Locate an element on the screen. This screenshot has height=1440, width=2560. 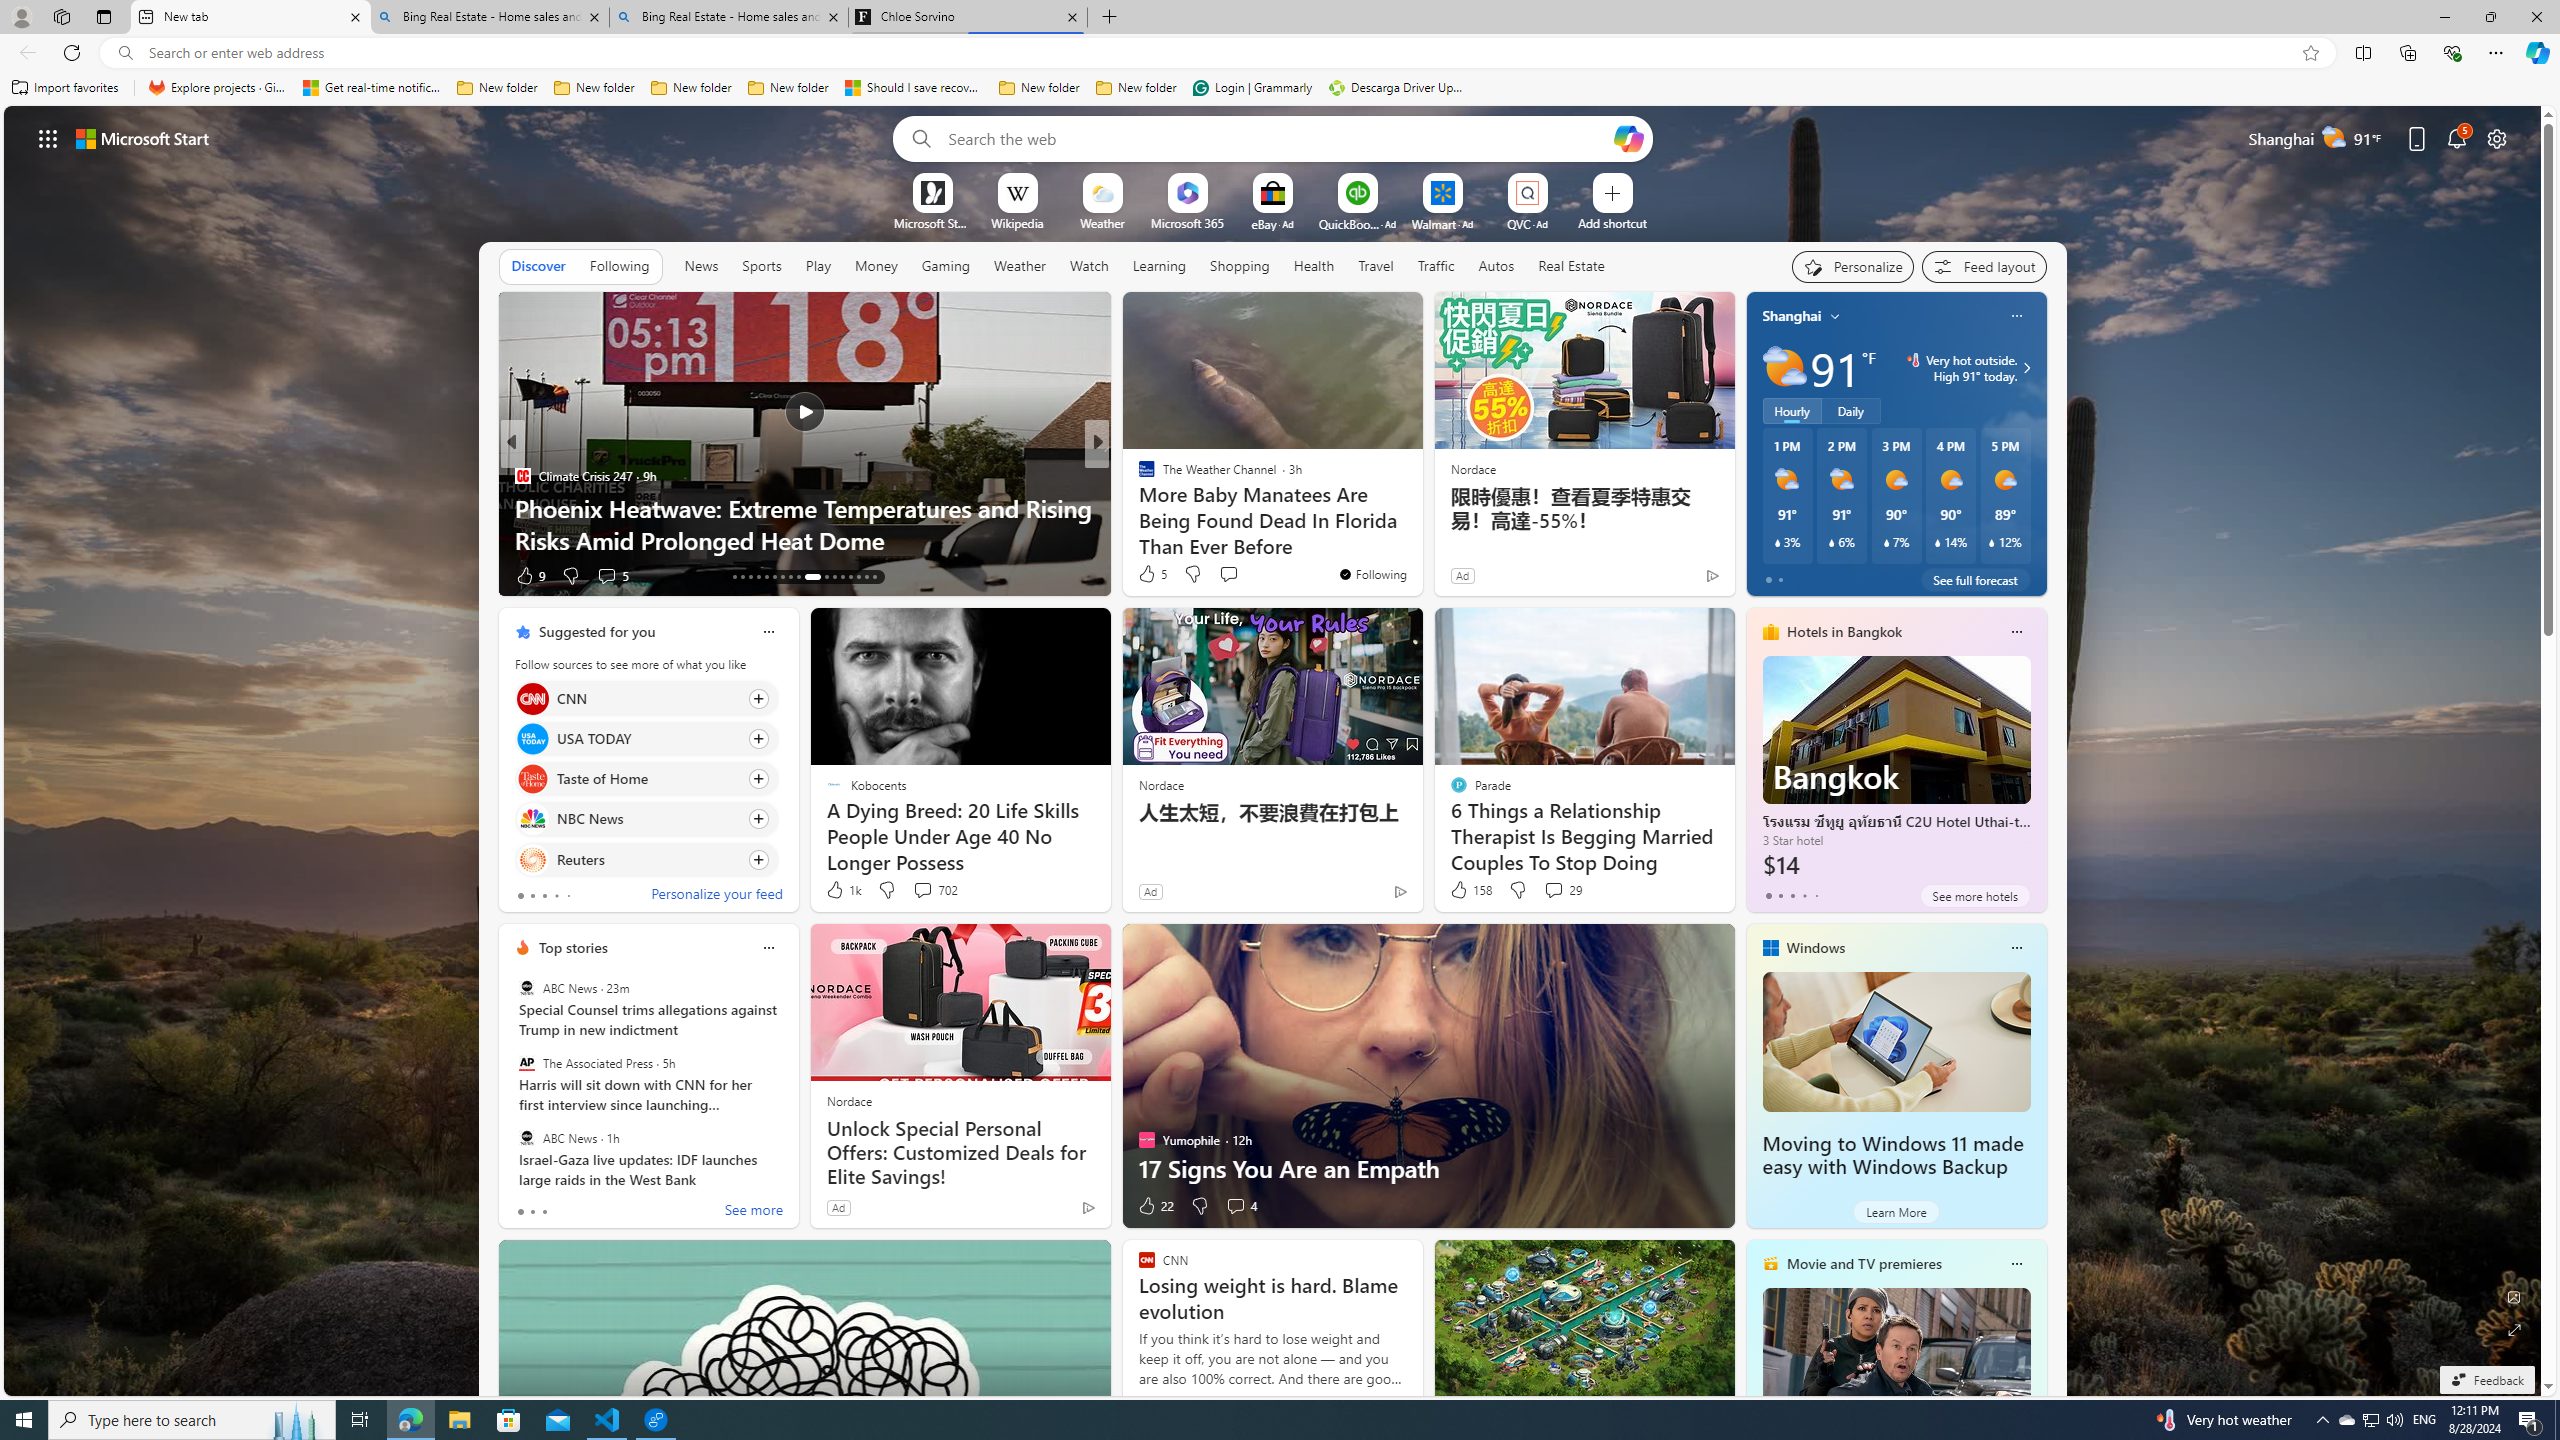
'View comments 19 Comment' is located at coordinates (1243, 575).